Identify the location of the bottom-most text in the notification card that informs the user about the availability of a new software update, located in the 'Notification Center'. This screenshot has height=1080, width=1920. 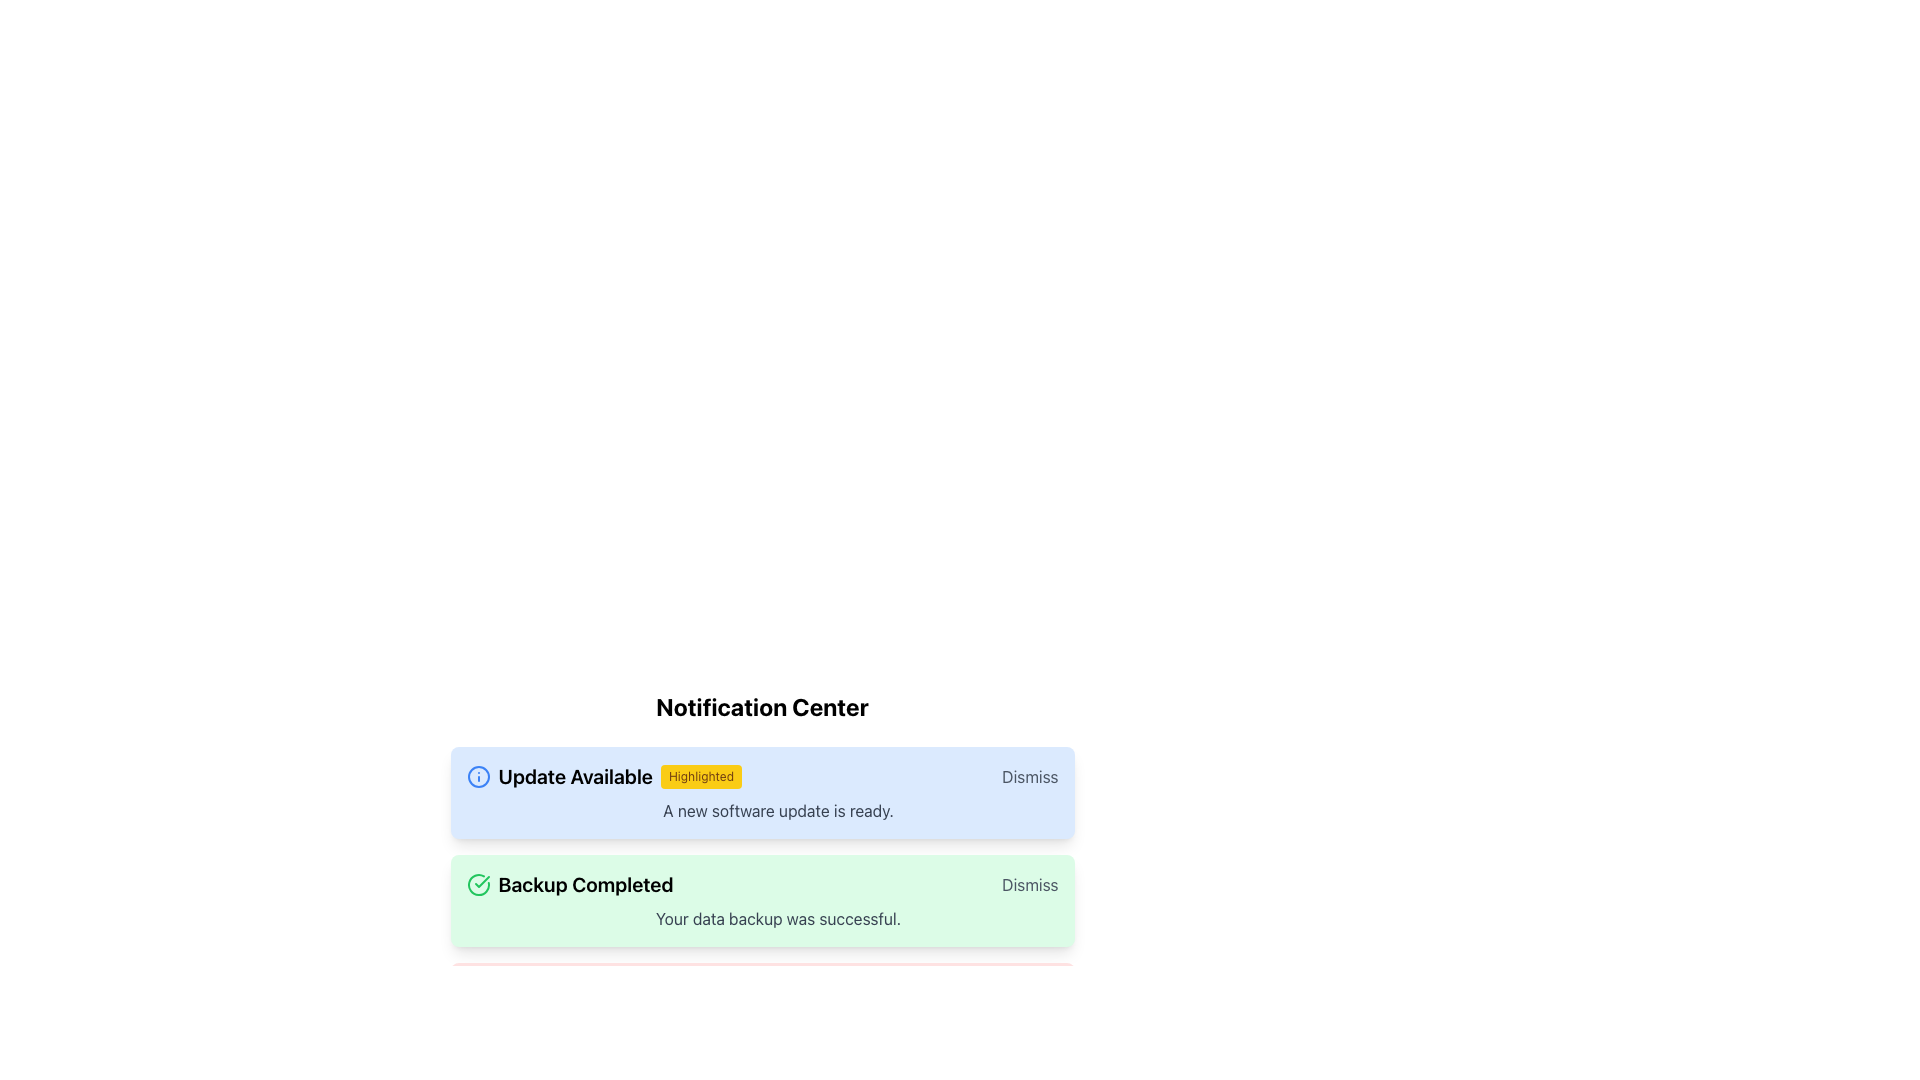
(777, 810).